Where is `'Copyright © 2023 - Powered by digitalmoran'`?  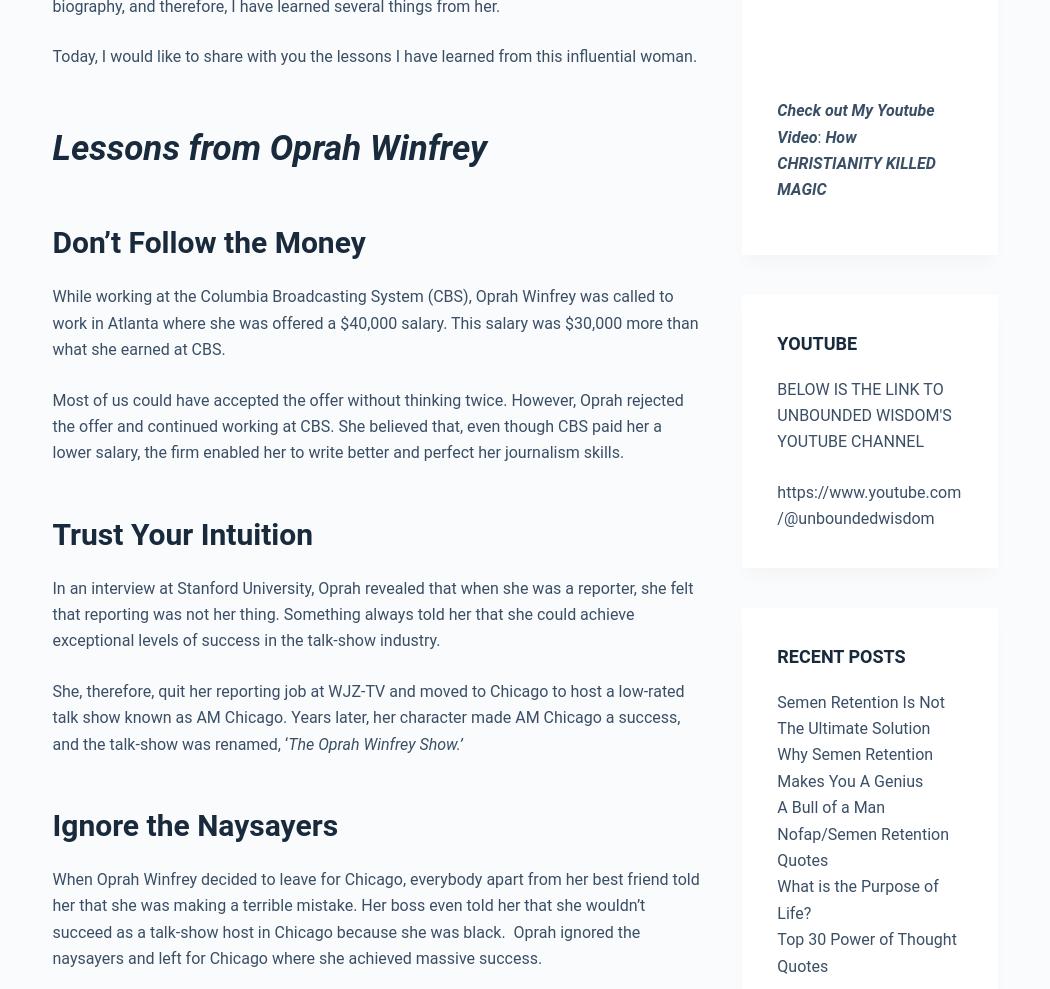
'Copyright © 2023 - Powered by digitalmoran' is located at coordinates (486, 936).